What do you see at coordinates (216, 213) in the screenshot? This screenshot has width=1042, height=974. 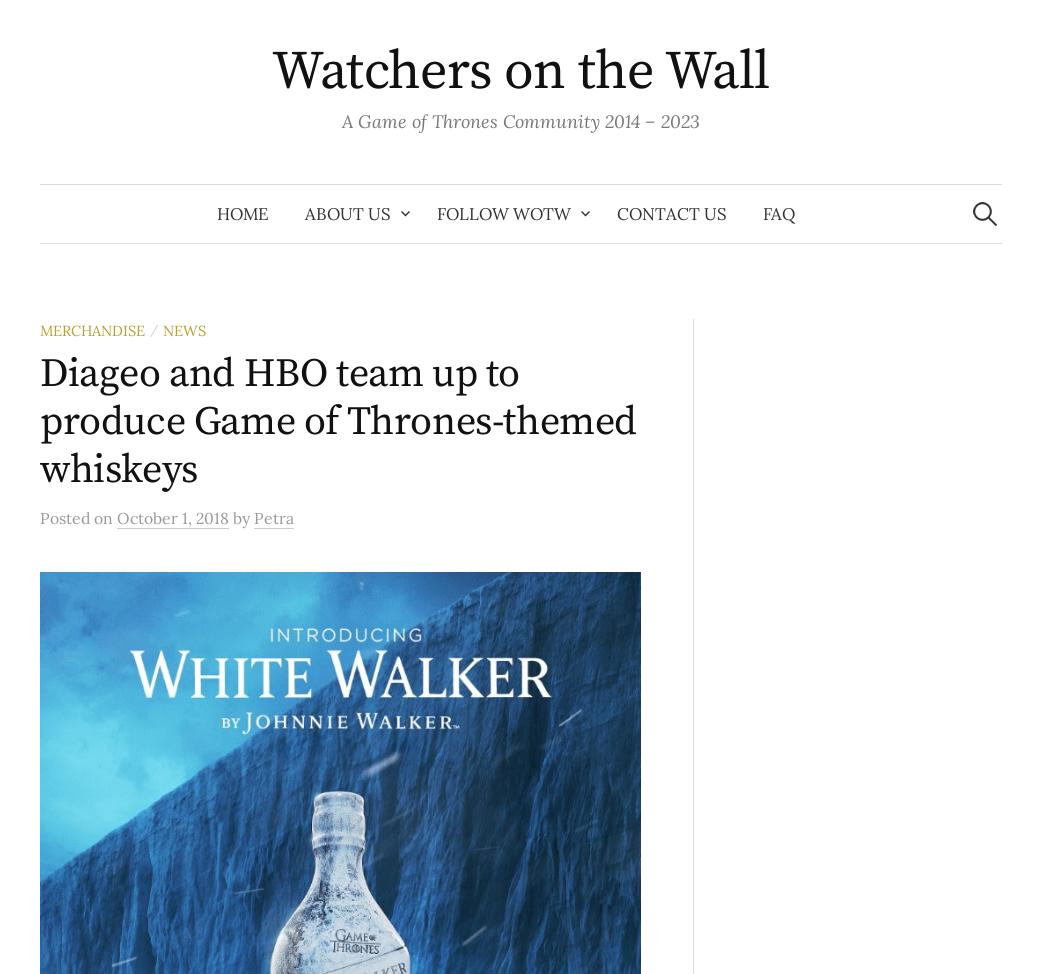 I see `'Home'` at bounding box center [216, 213].